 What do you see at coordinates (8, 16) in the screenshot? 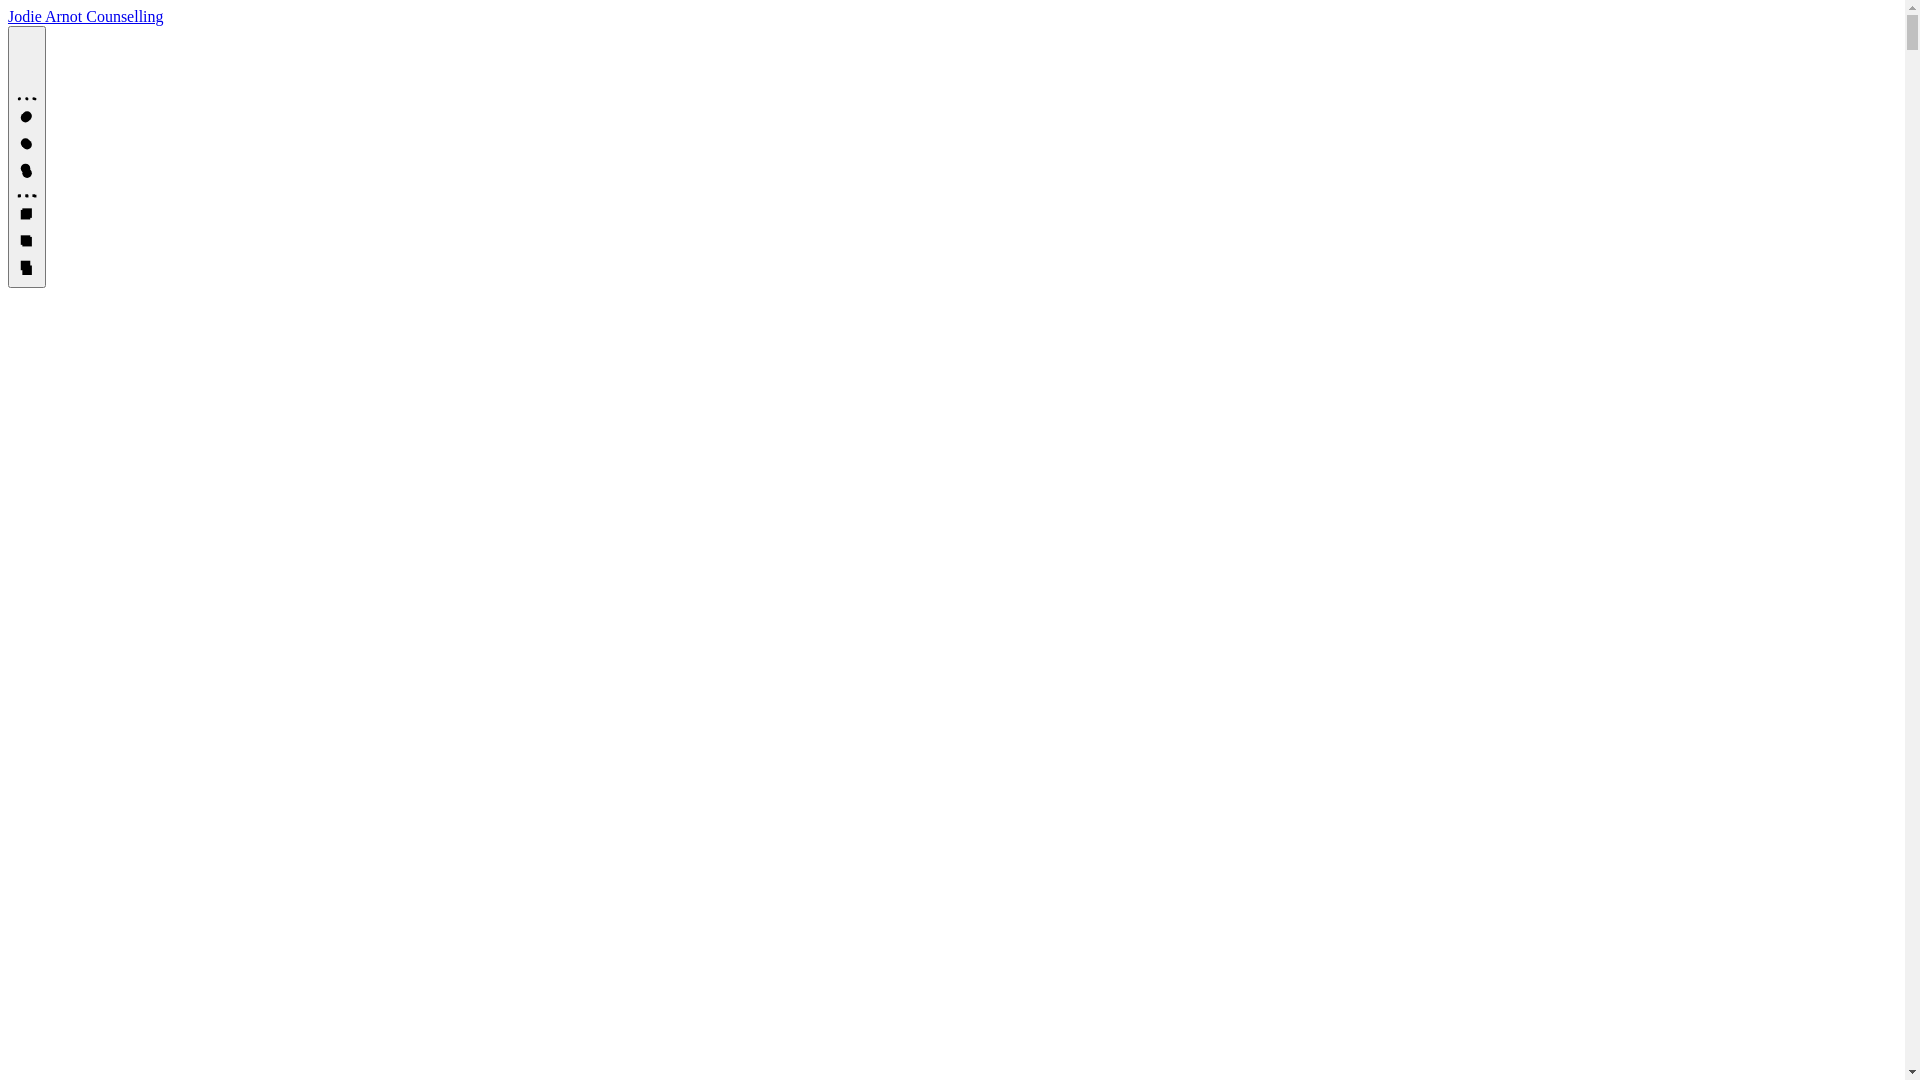
I see `'Jodie Arnot Counselling'` at bounding box center [8, 16].